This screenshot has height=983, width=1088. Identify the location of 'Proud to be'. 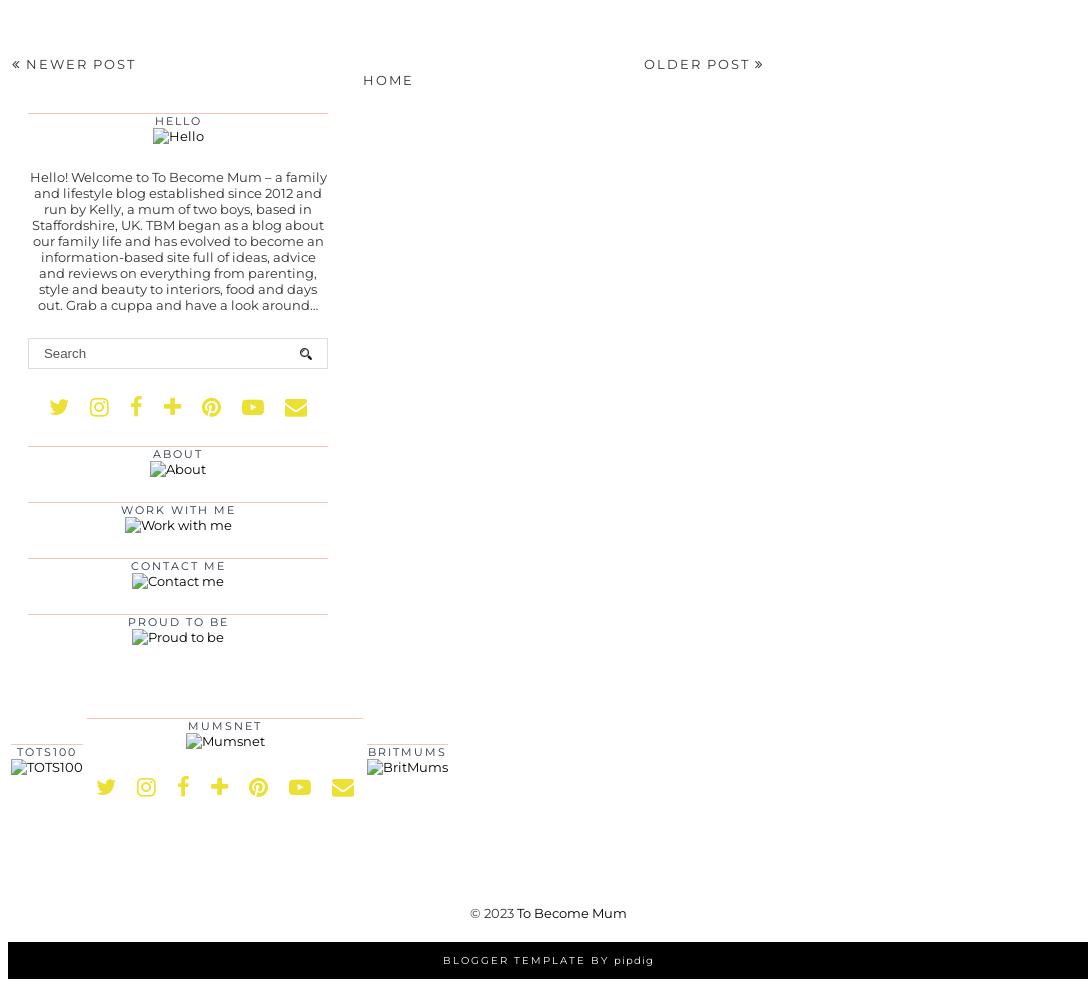
(176, 622).